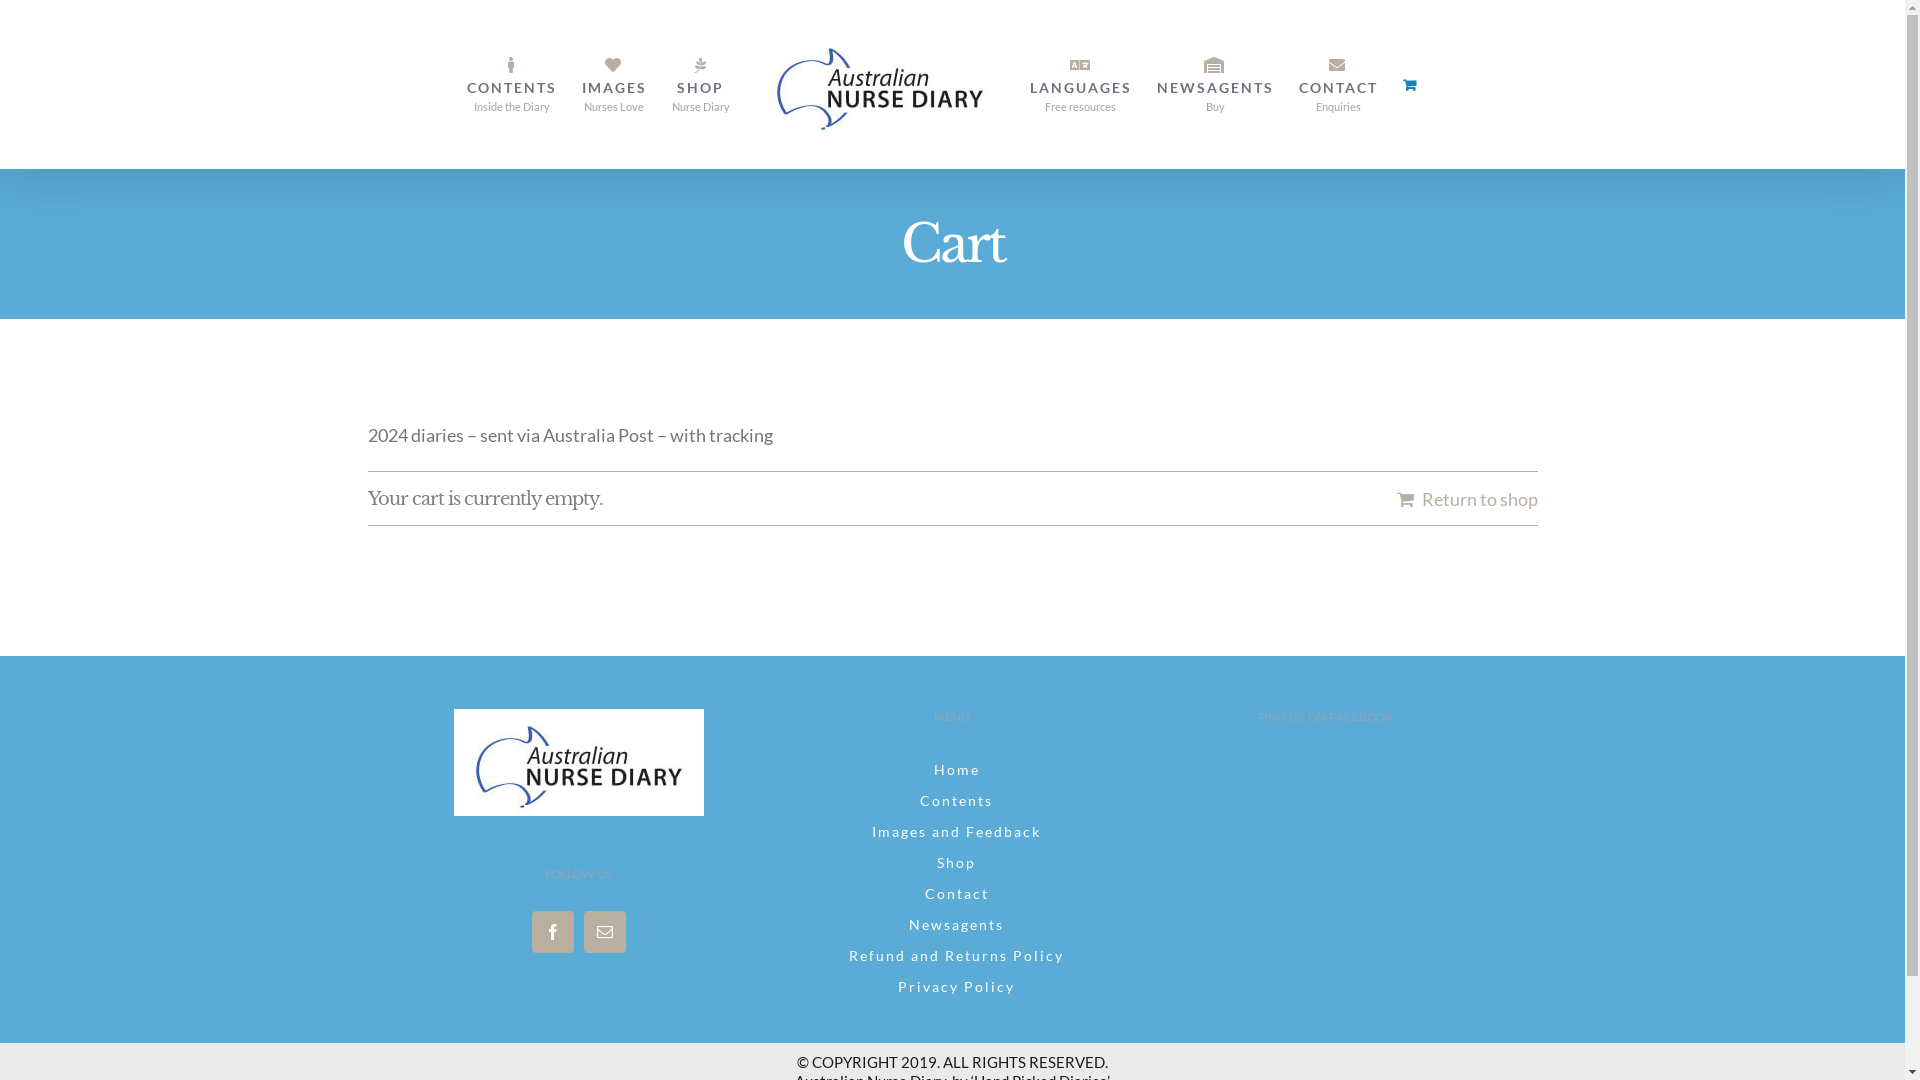 The height and width of the screenshot is (1080, 1920). Describe the element at coordinates (700, 83) in the screenshot. I see `'SHOP` at that location.